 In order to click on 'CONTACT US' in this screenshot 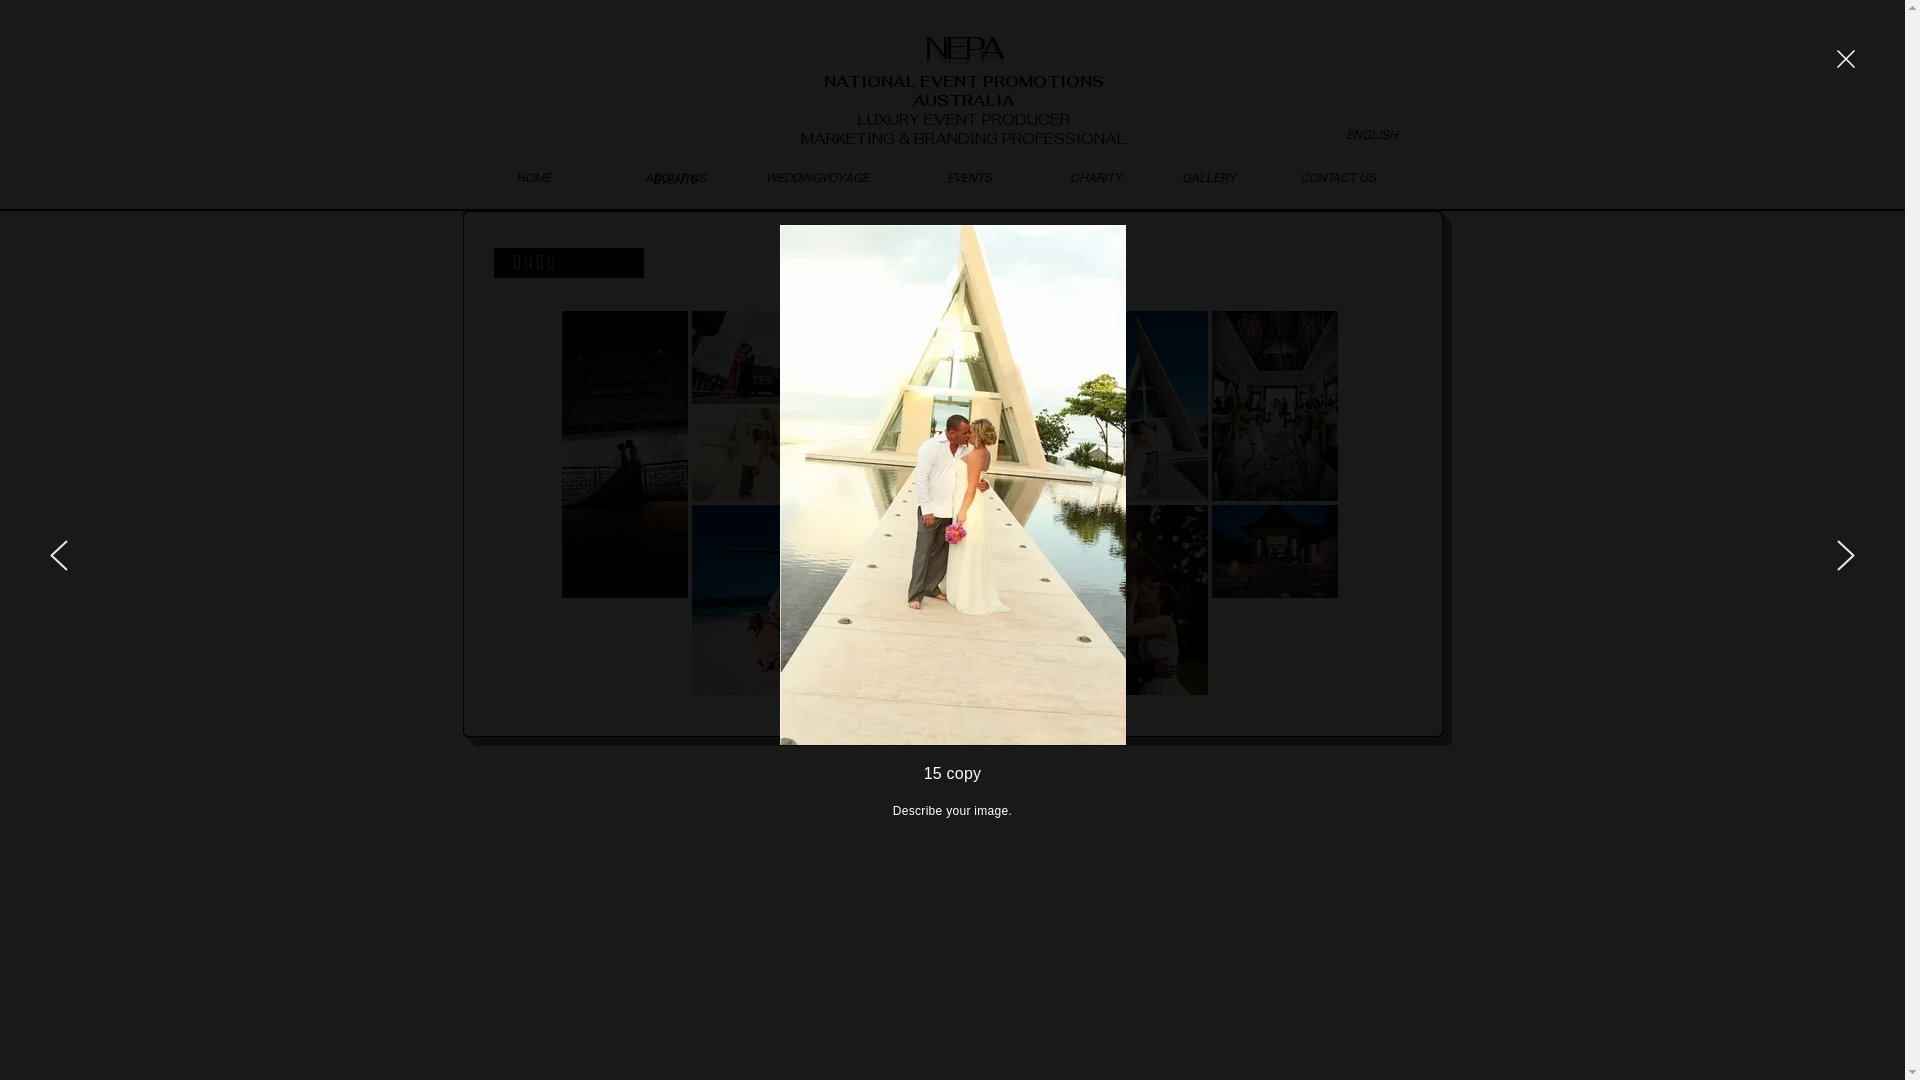, I will do `click(1337, 176)`.